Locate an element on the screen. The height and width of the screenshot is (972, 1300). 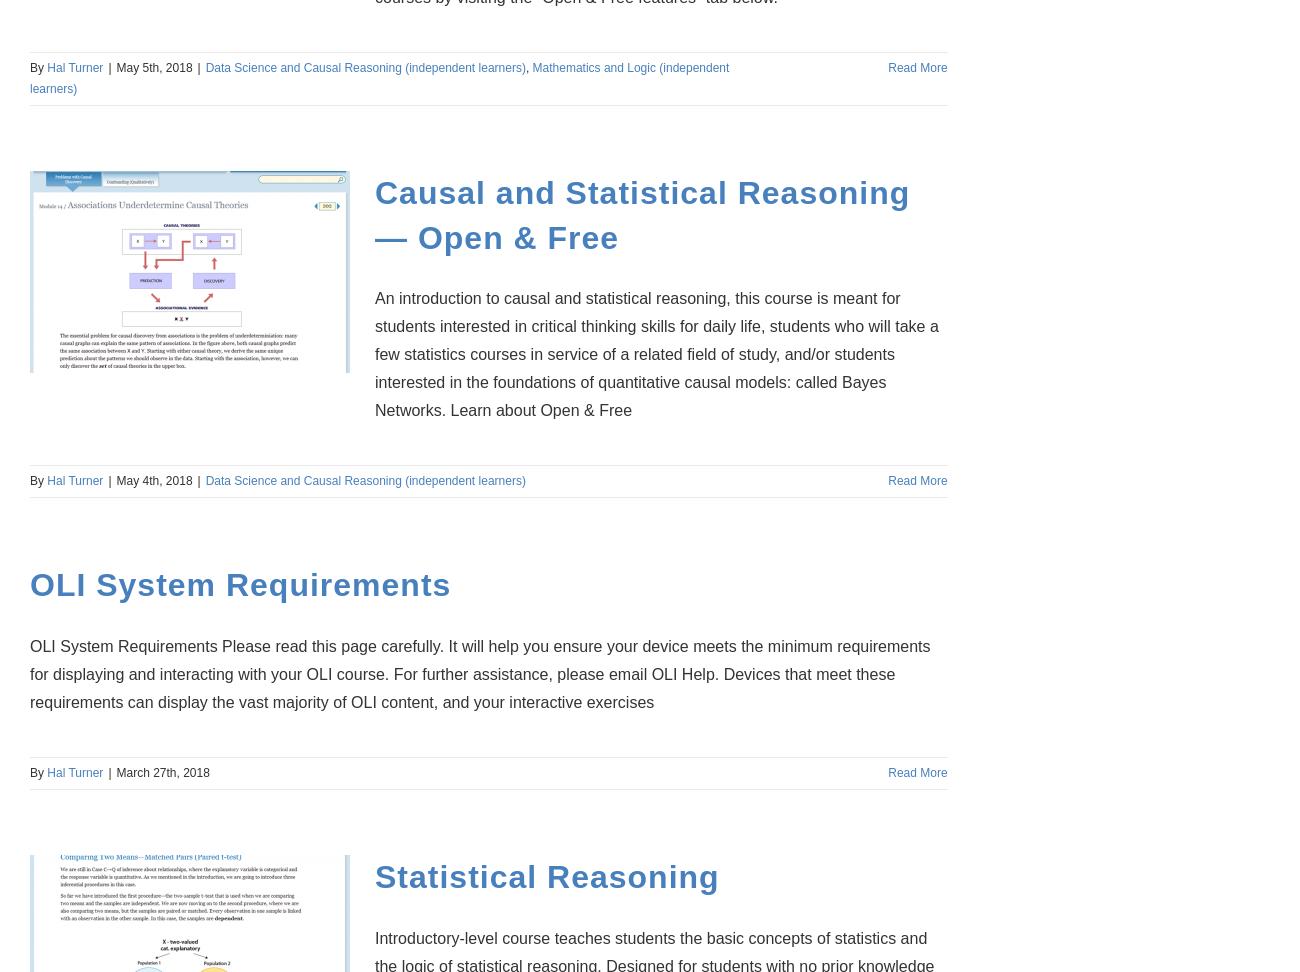
'Causal and Statistical Reasoning — Open & Free' is located at coordinates (374, 213).